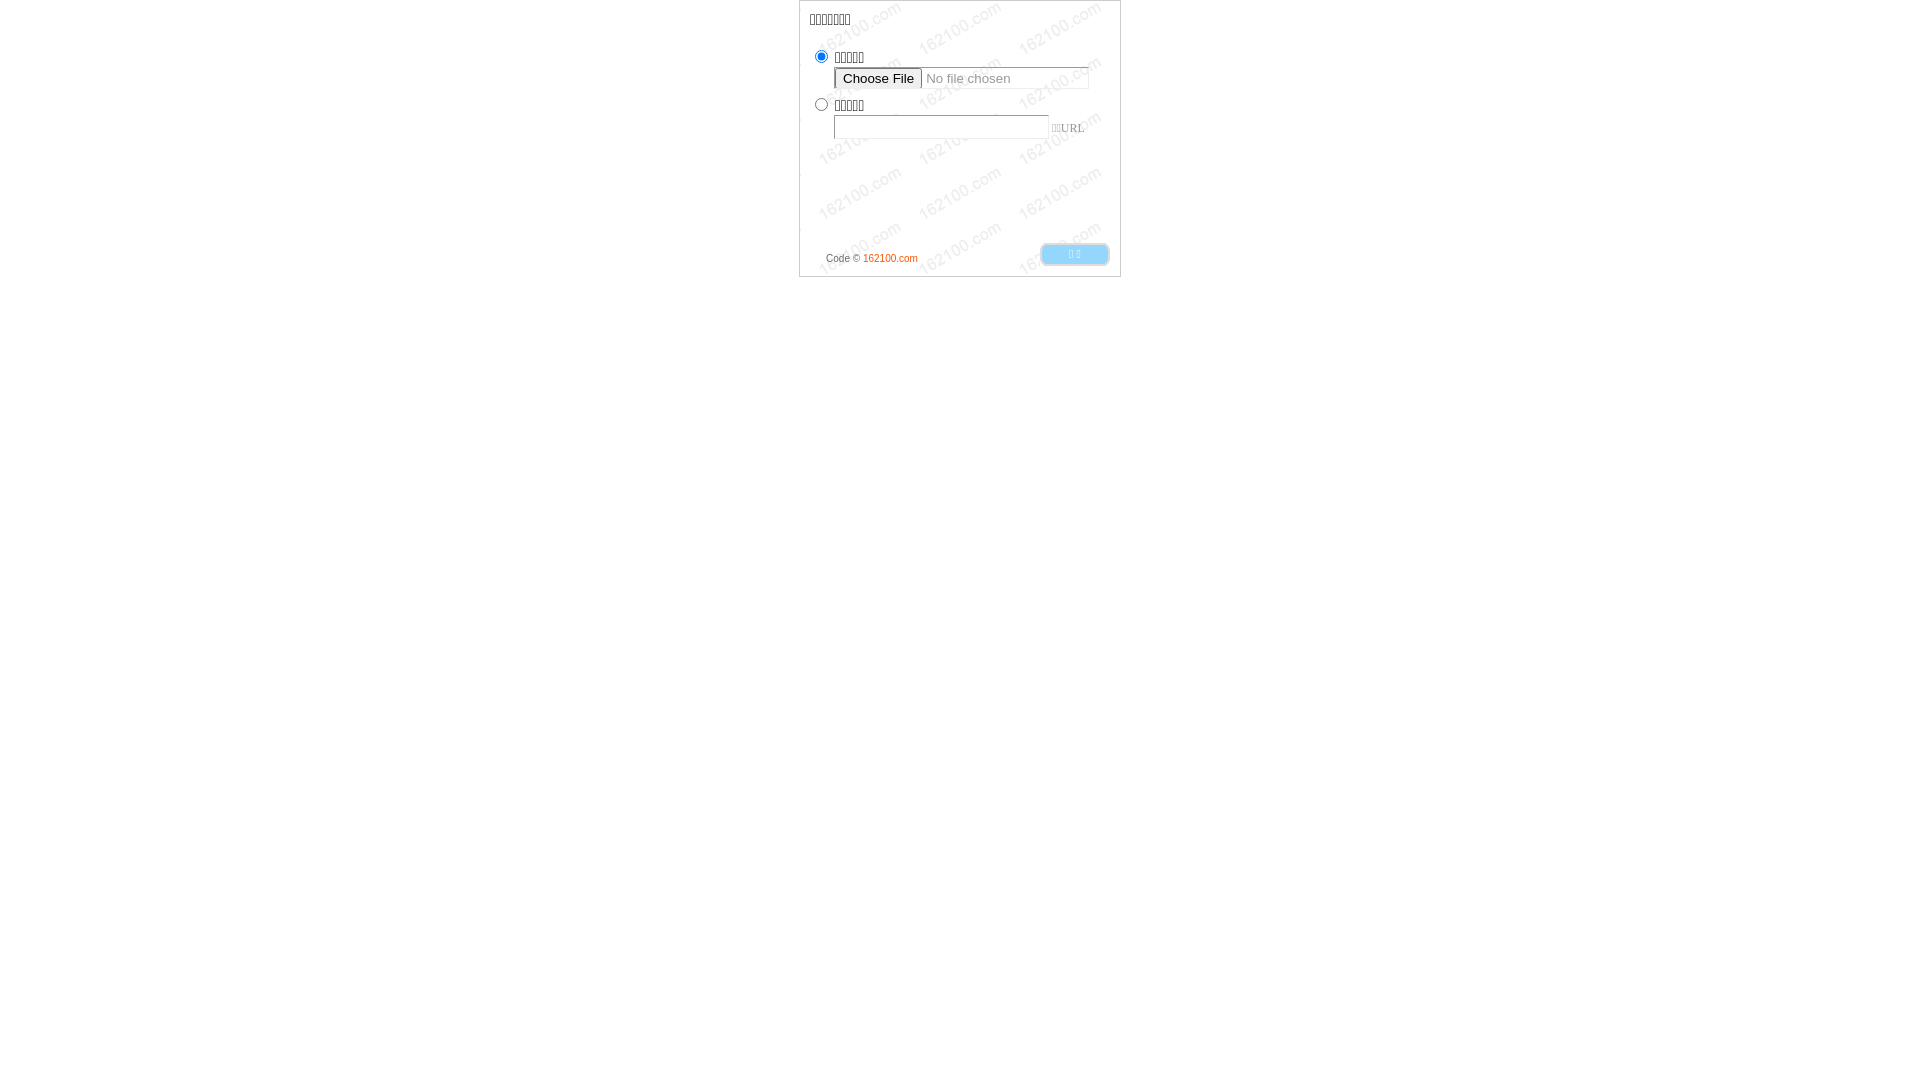 This screenshot has height=1080, width=1920. What do you see at coordinates (889, 257) in the screenshot?
I see `'162100.com'` at bounding box center [889, 257].